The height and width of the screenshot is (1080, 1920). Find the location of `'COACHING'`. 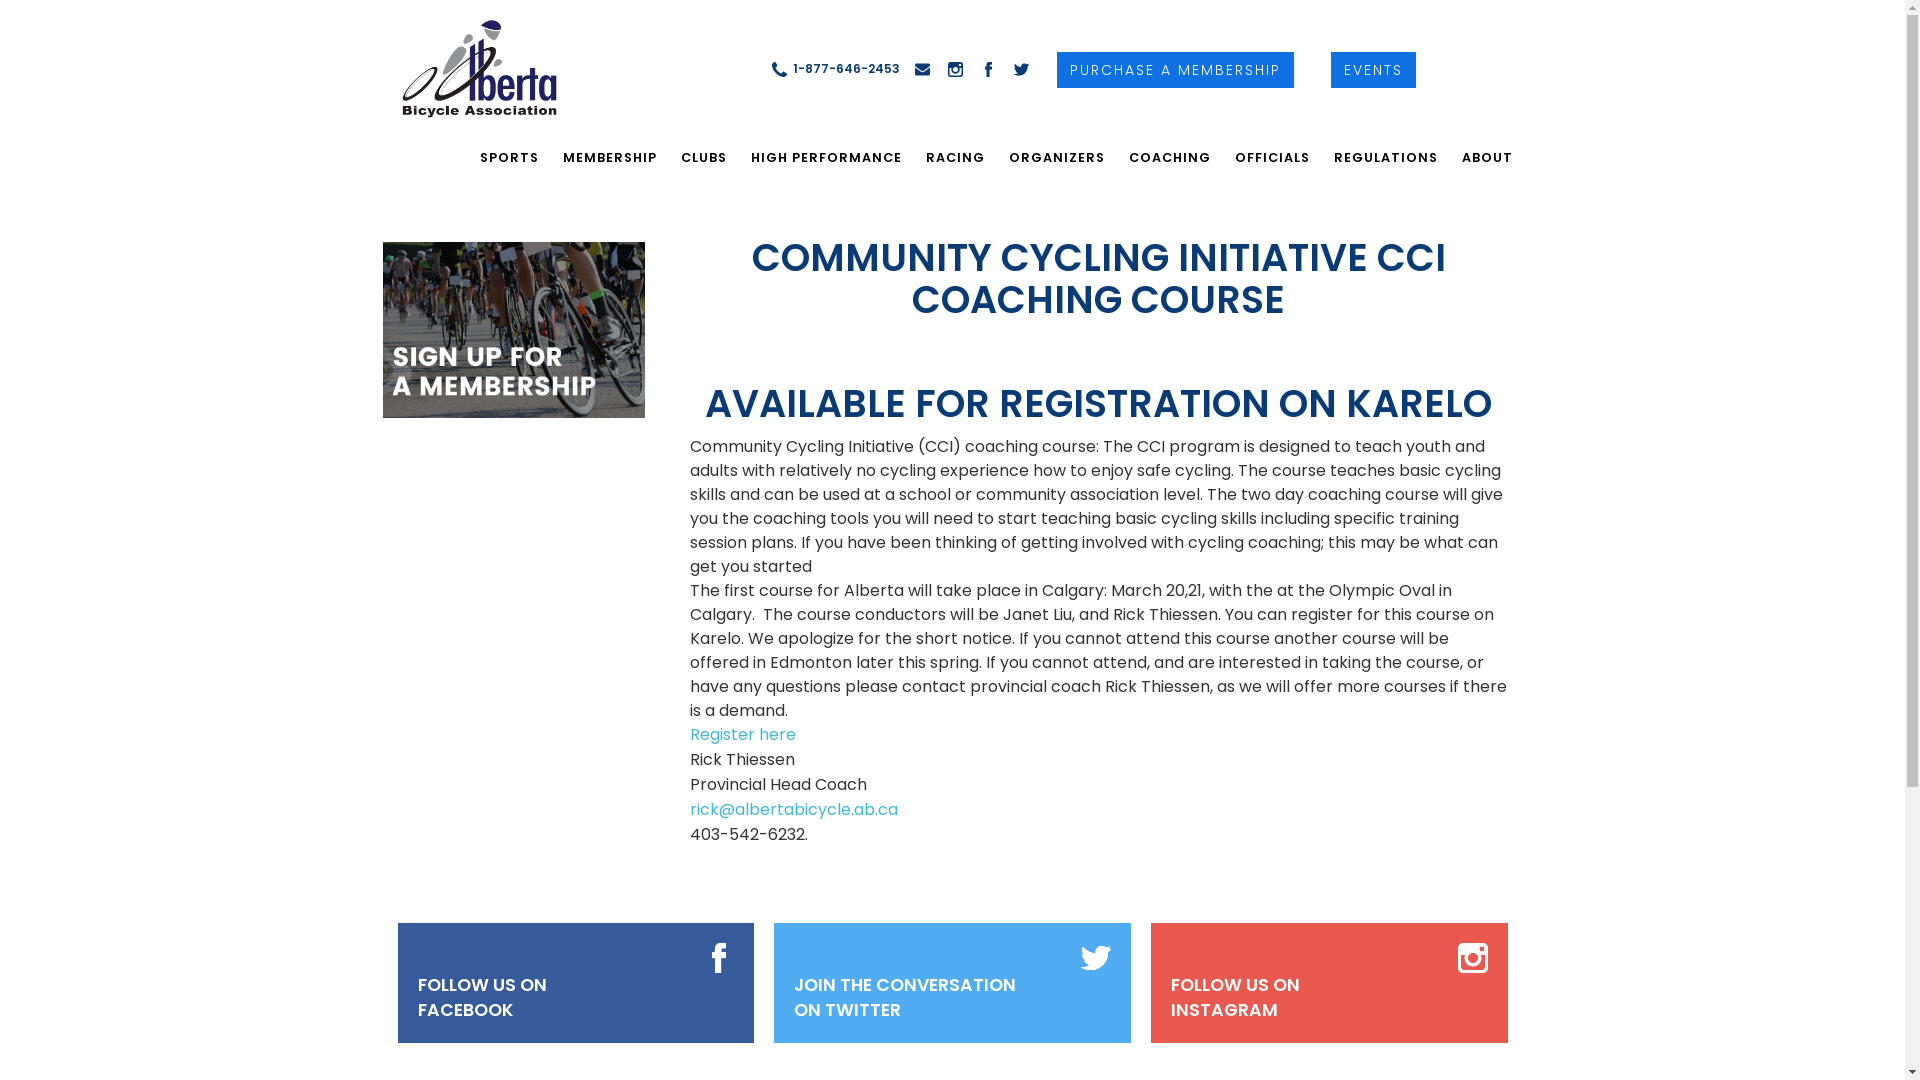

'COACHING' is located at coordinates (1117, 157).